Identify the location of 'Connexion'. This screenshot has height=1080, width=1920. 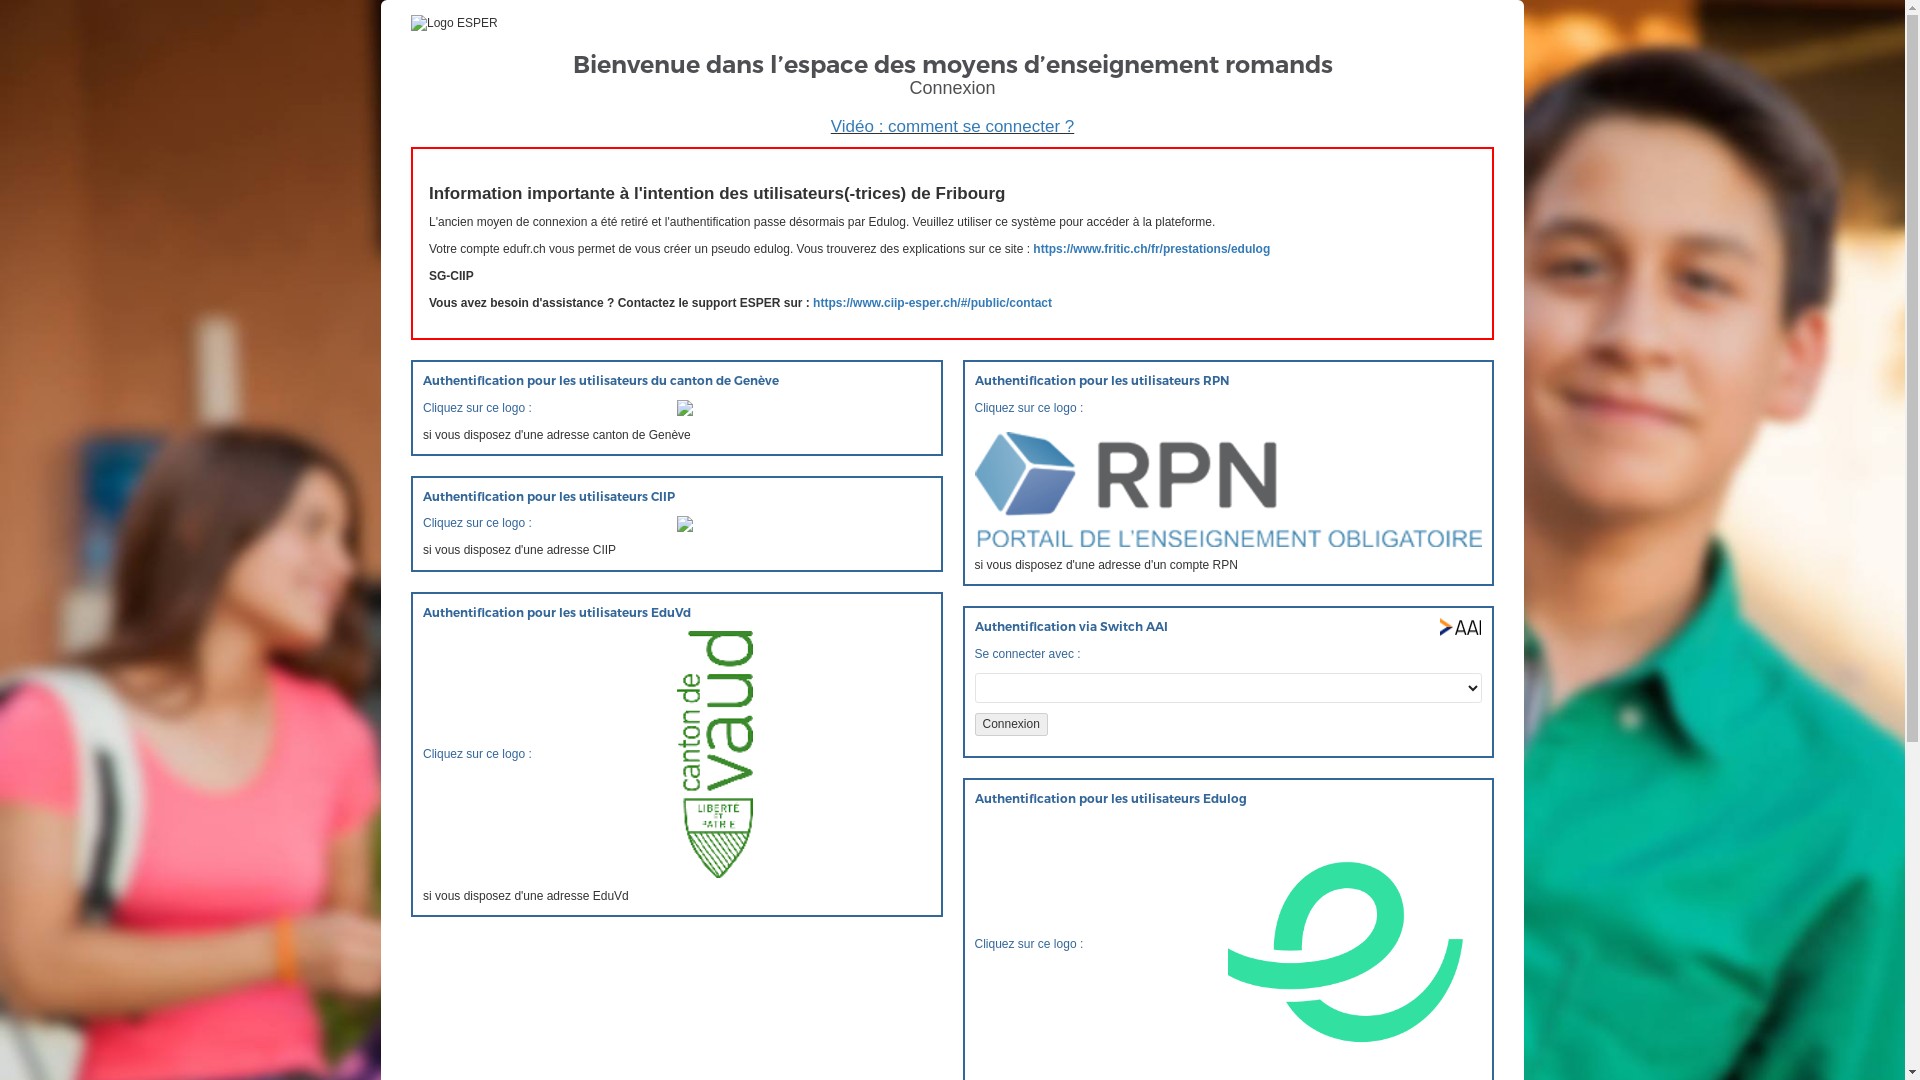
(1010, 724).